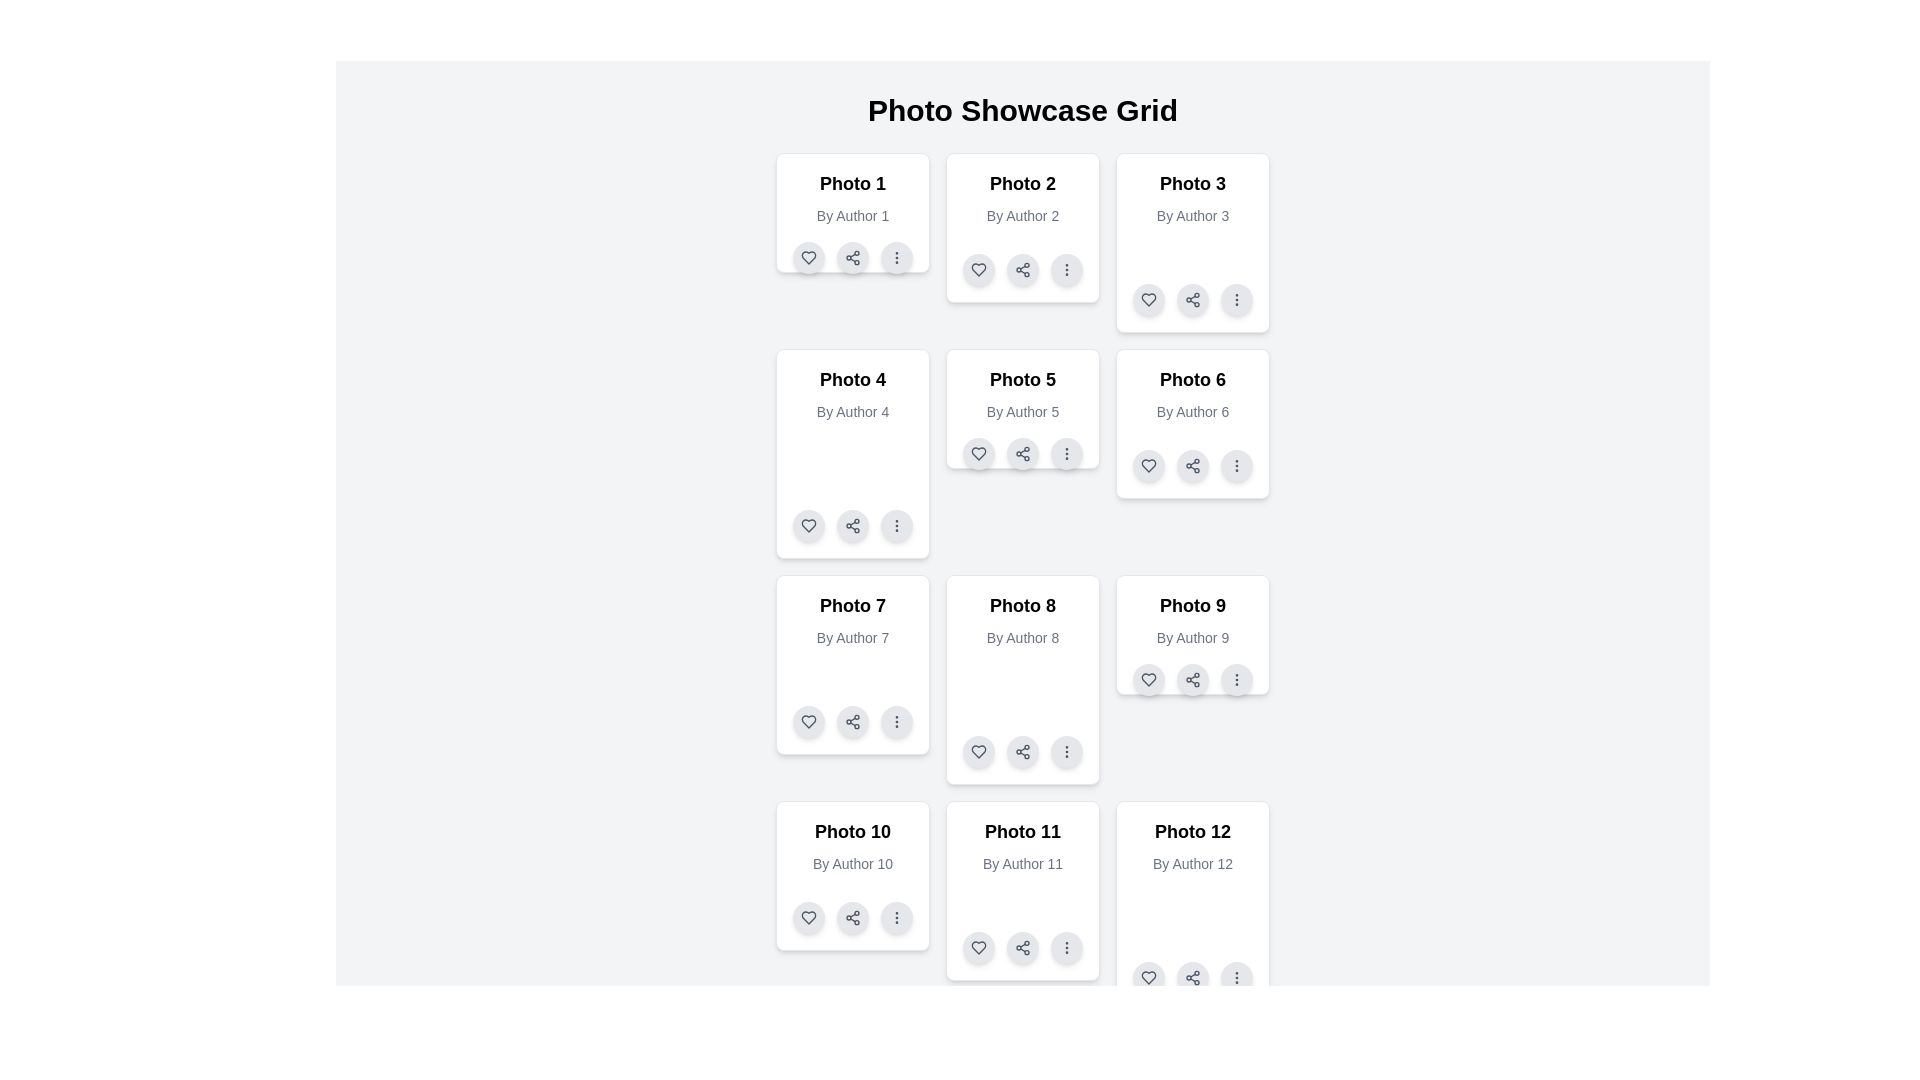 This screenshot has height=1080, width=1920. Describe the element at coordinates (853, 721) in the screenshot. I see `the share button, represented as three interconnected circles in gray, located at the bottom center of the card for 'Photo 7', to initiate sharing options` at that location.